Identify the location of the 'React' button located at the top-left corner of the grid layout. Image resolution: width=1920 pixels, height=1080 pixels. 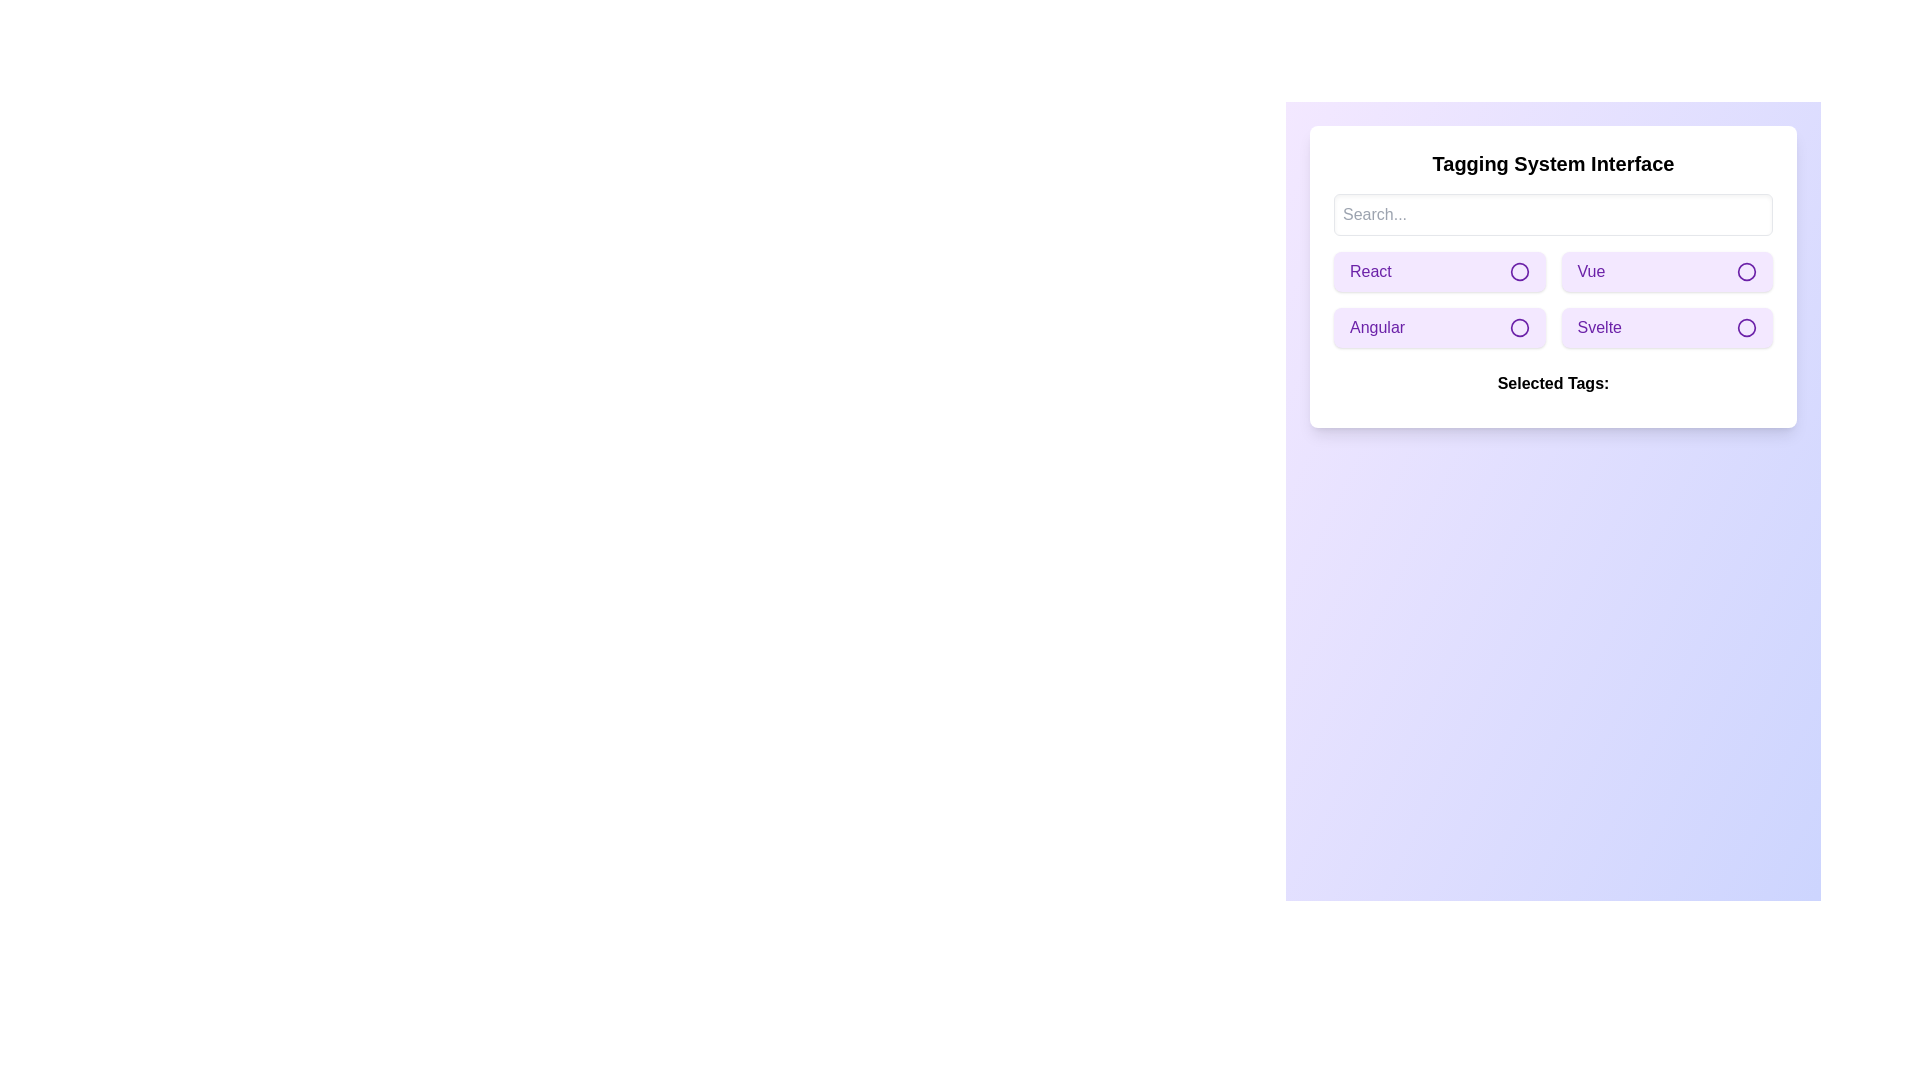
(1438, 272).